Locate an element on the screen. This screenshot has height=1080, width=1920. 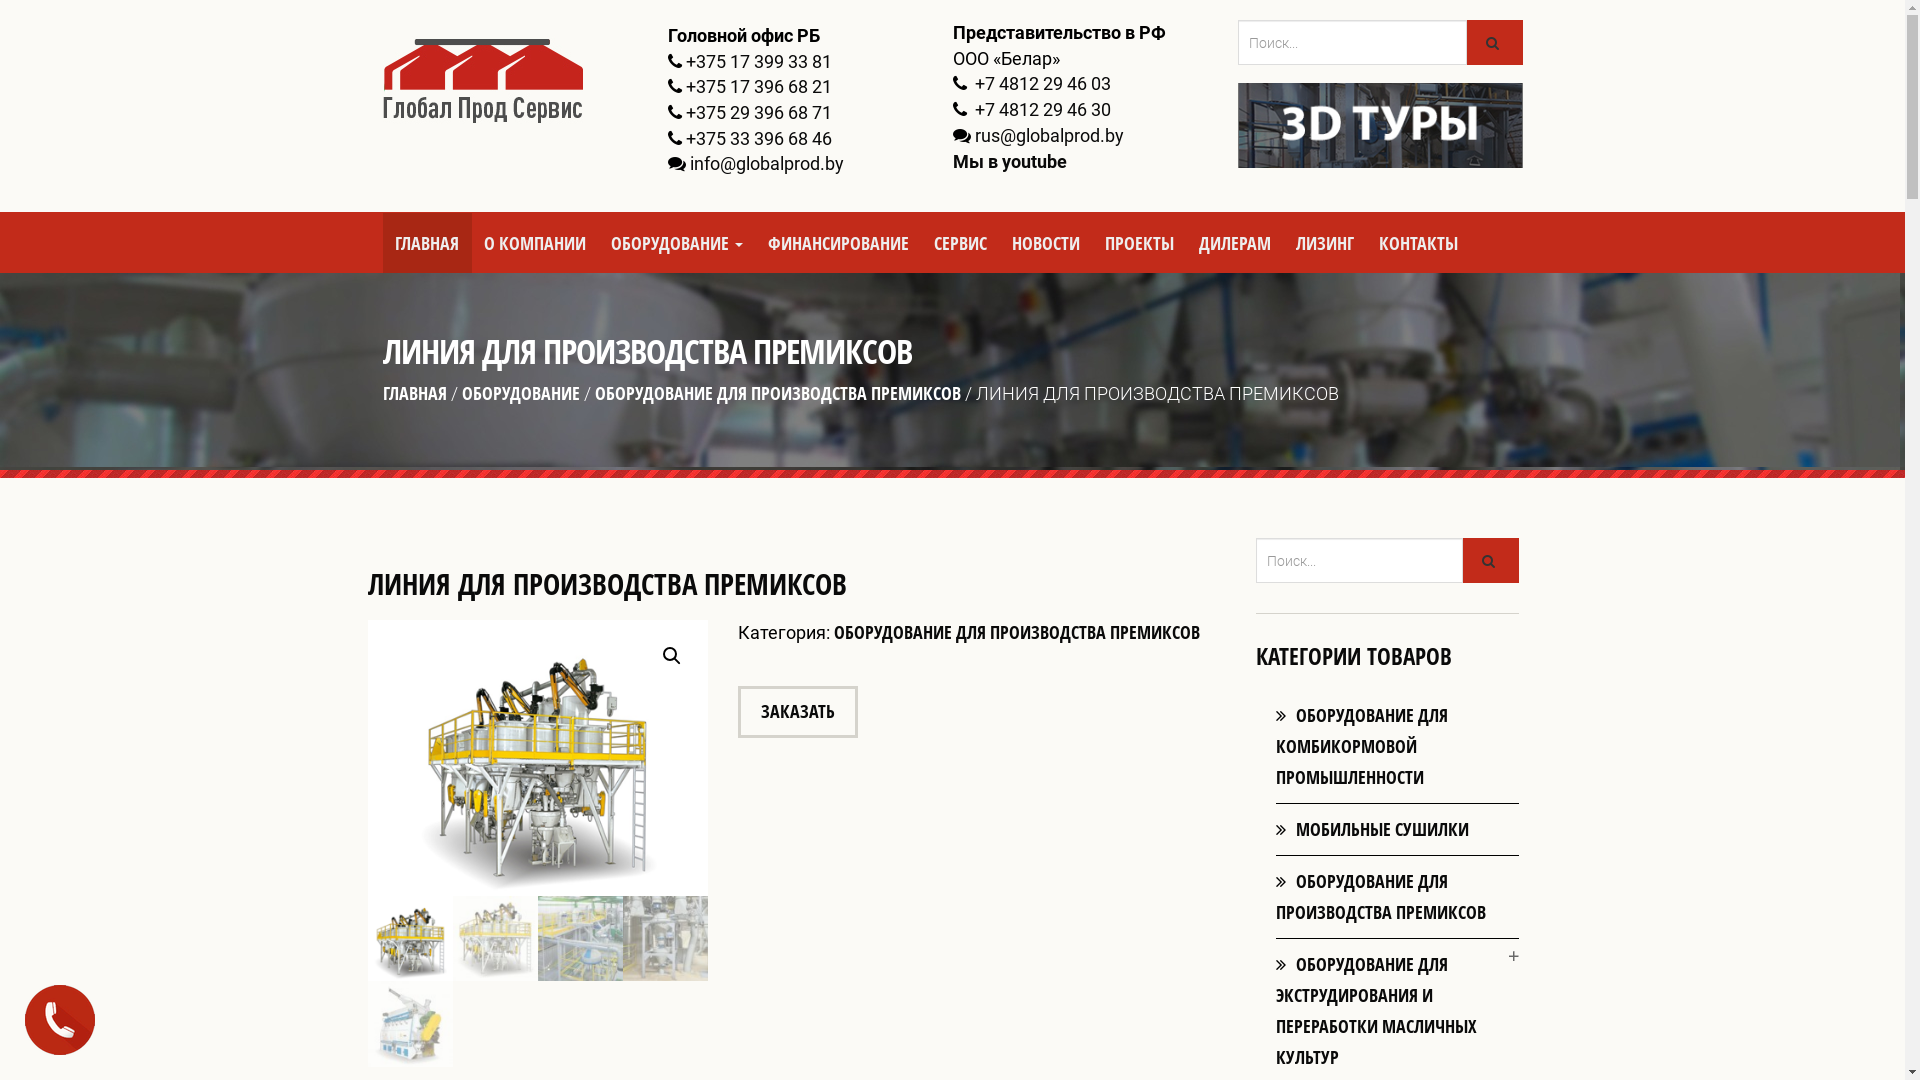
'premiksi1' is located at coordinates (708, 748).